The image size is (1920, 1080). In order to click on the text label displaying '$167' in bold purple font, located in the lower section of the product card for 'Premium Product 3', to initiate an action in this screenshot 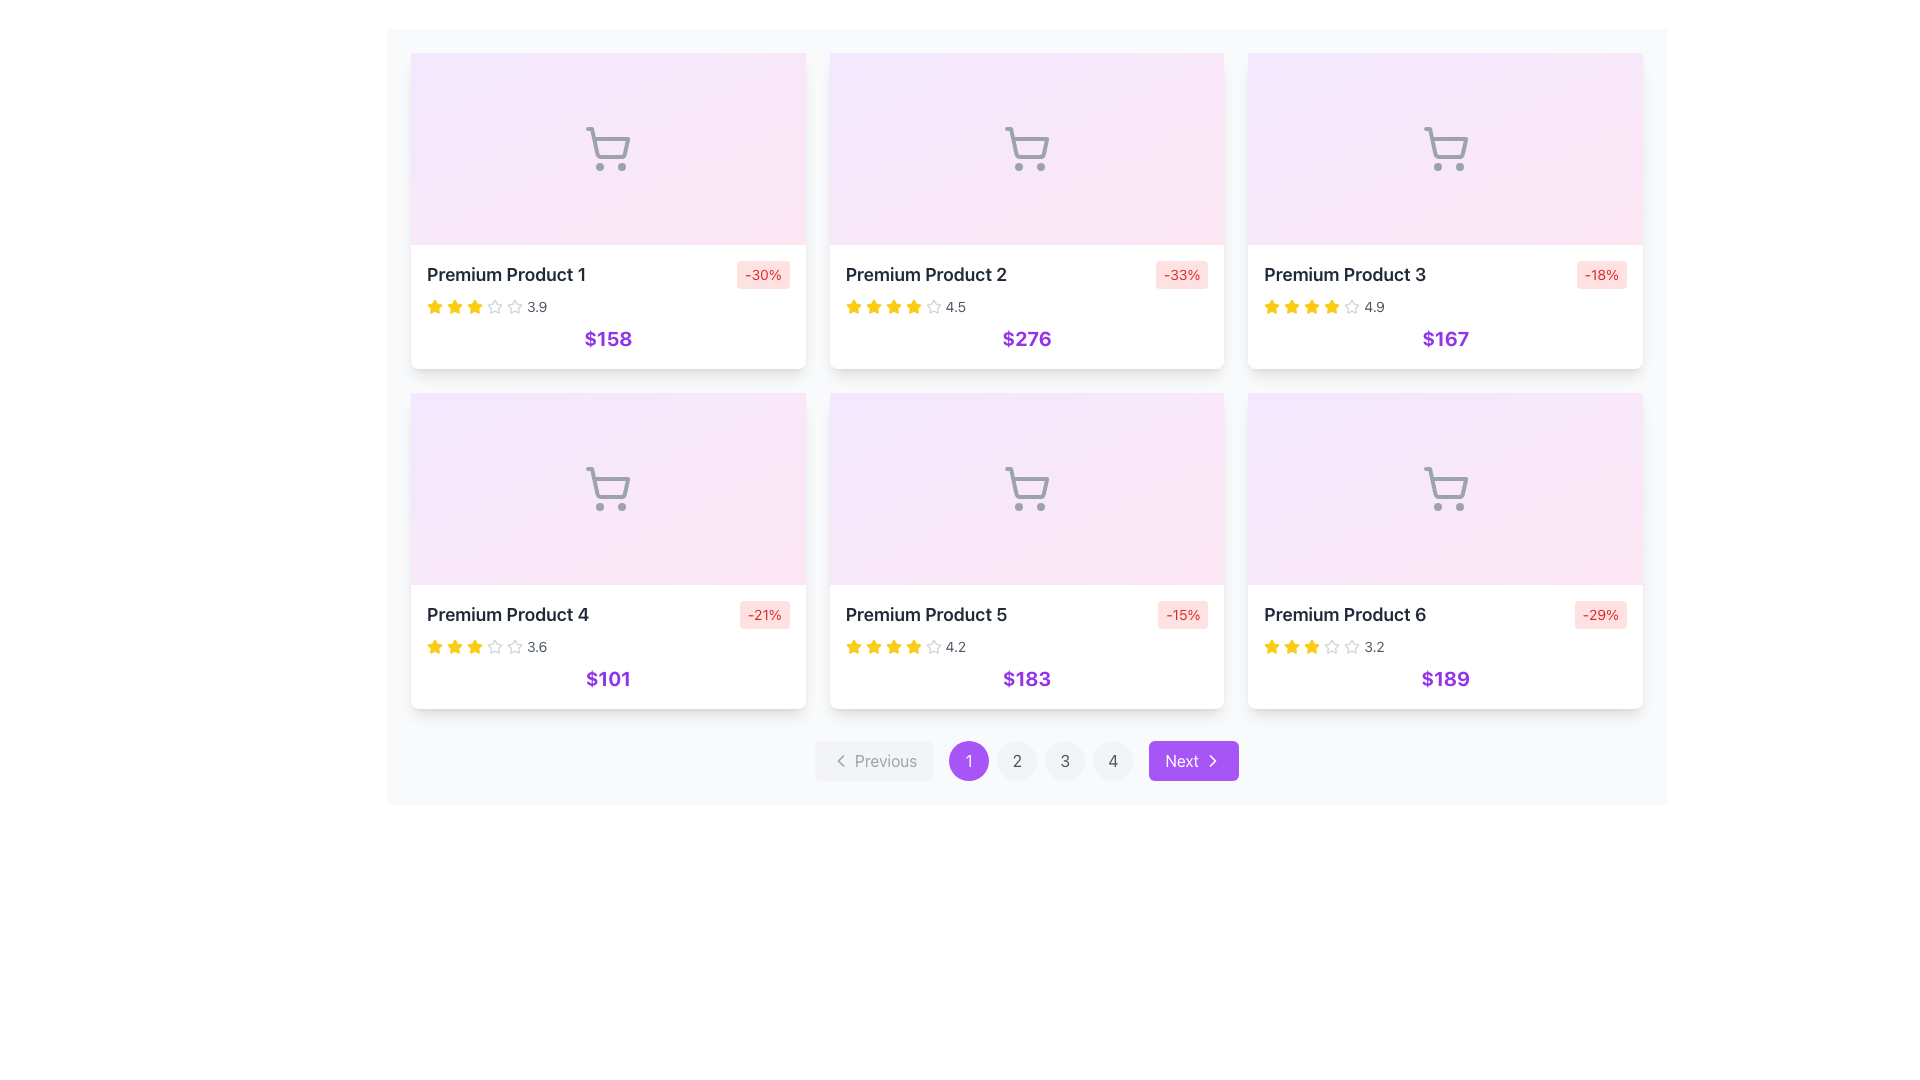, I will do `click(1445, 338)`.